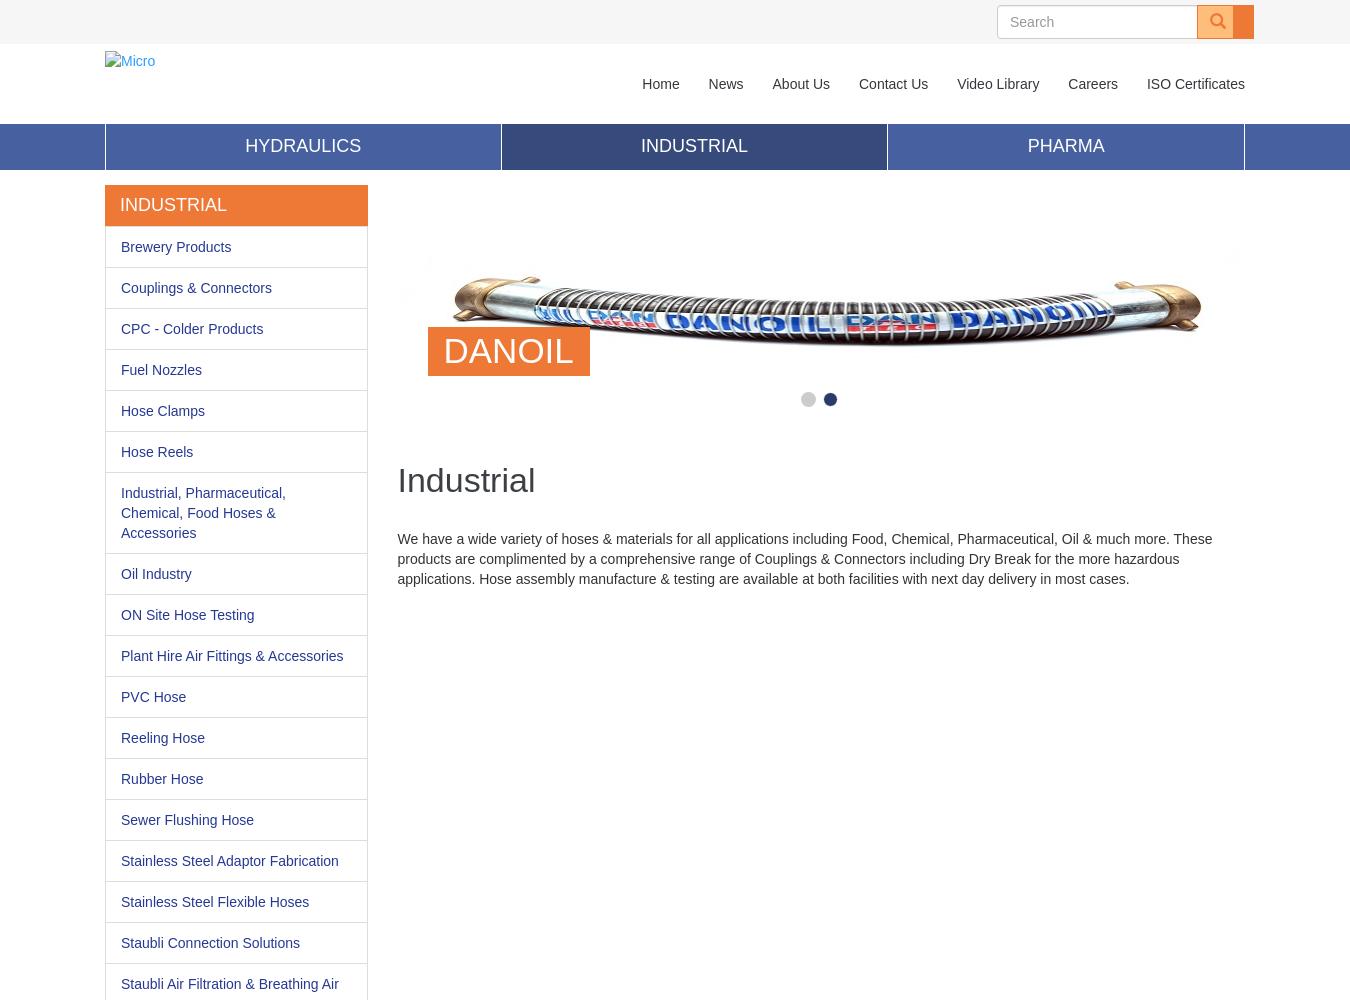 The image size is (1350, 1000). I want to click on 'Video Library', so click(997, 83).